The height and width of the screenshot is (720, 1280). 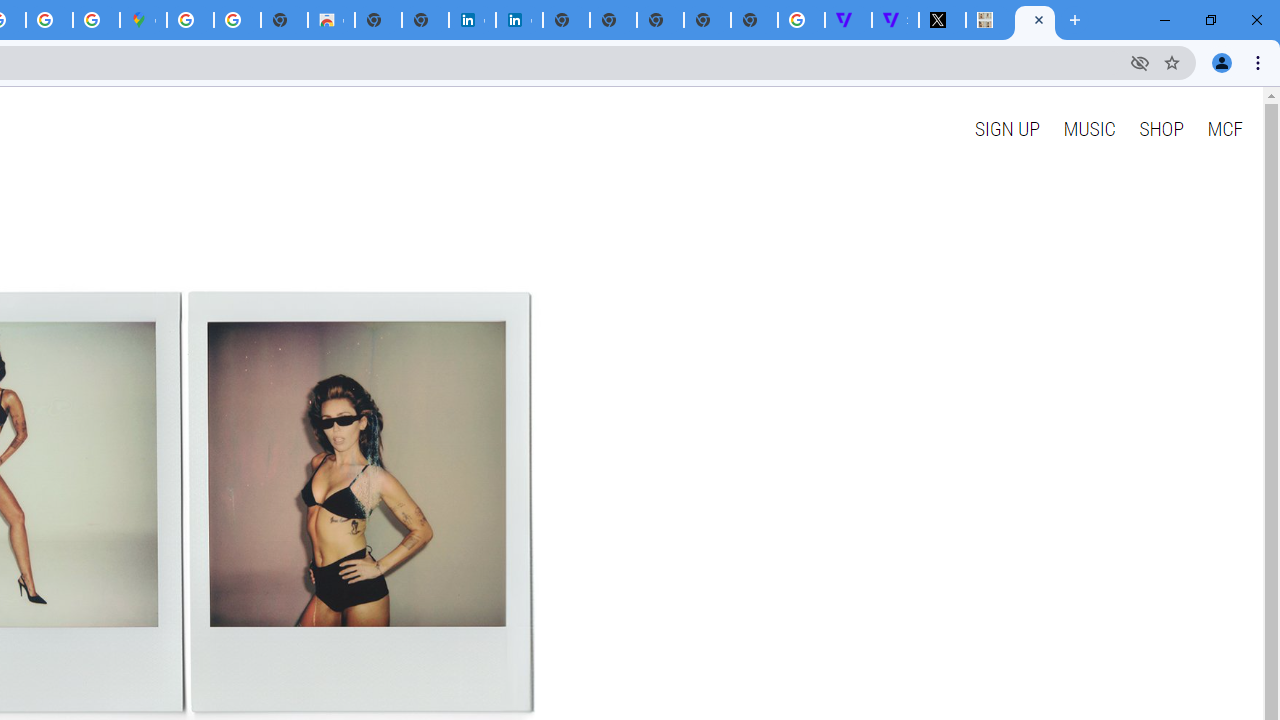 What do you see at coordinates (471, 20) in the screenshot?
I see `'Cookie Policy | LinkedIn'` at bounding box center [471, 20].